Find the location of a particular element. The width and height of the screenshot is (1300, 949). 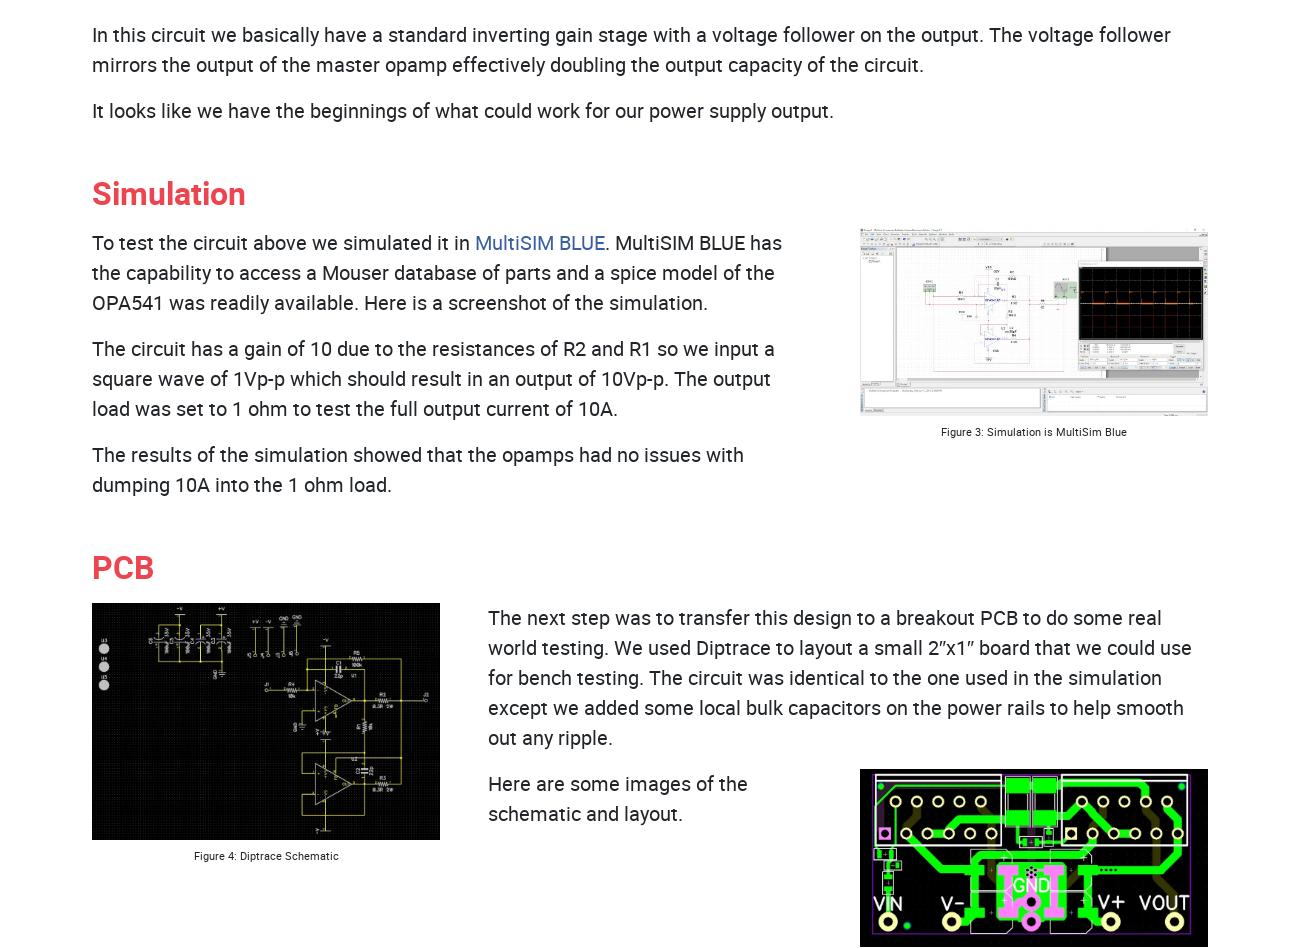

'eBooks & Guides' is located at coordinates (591, 128).